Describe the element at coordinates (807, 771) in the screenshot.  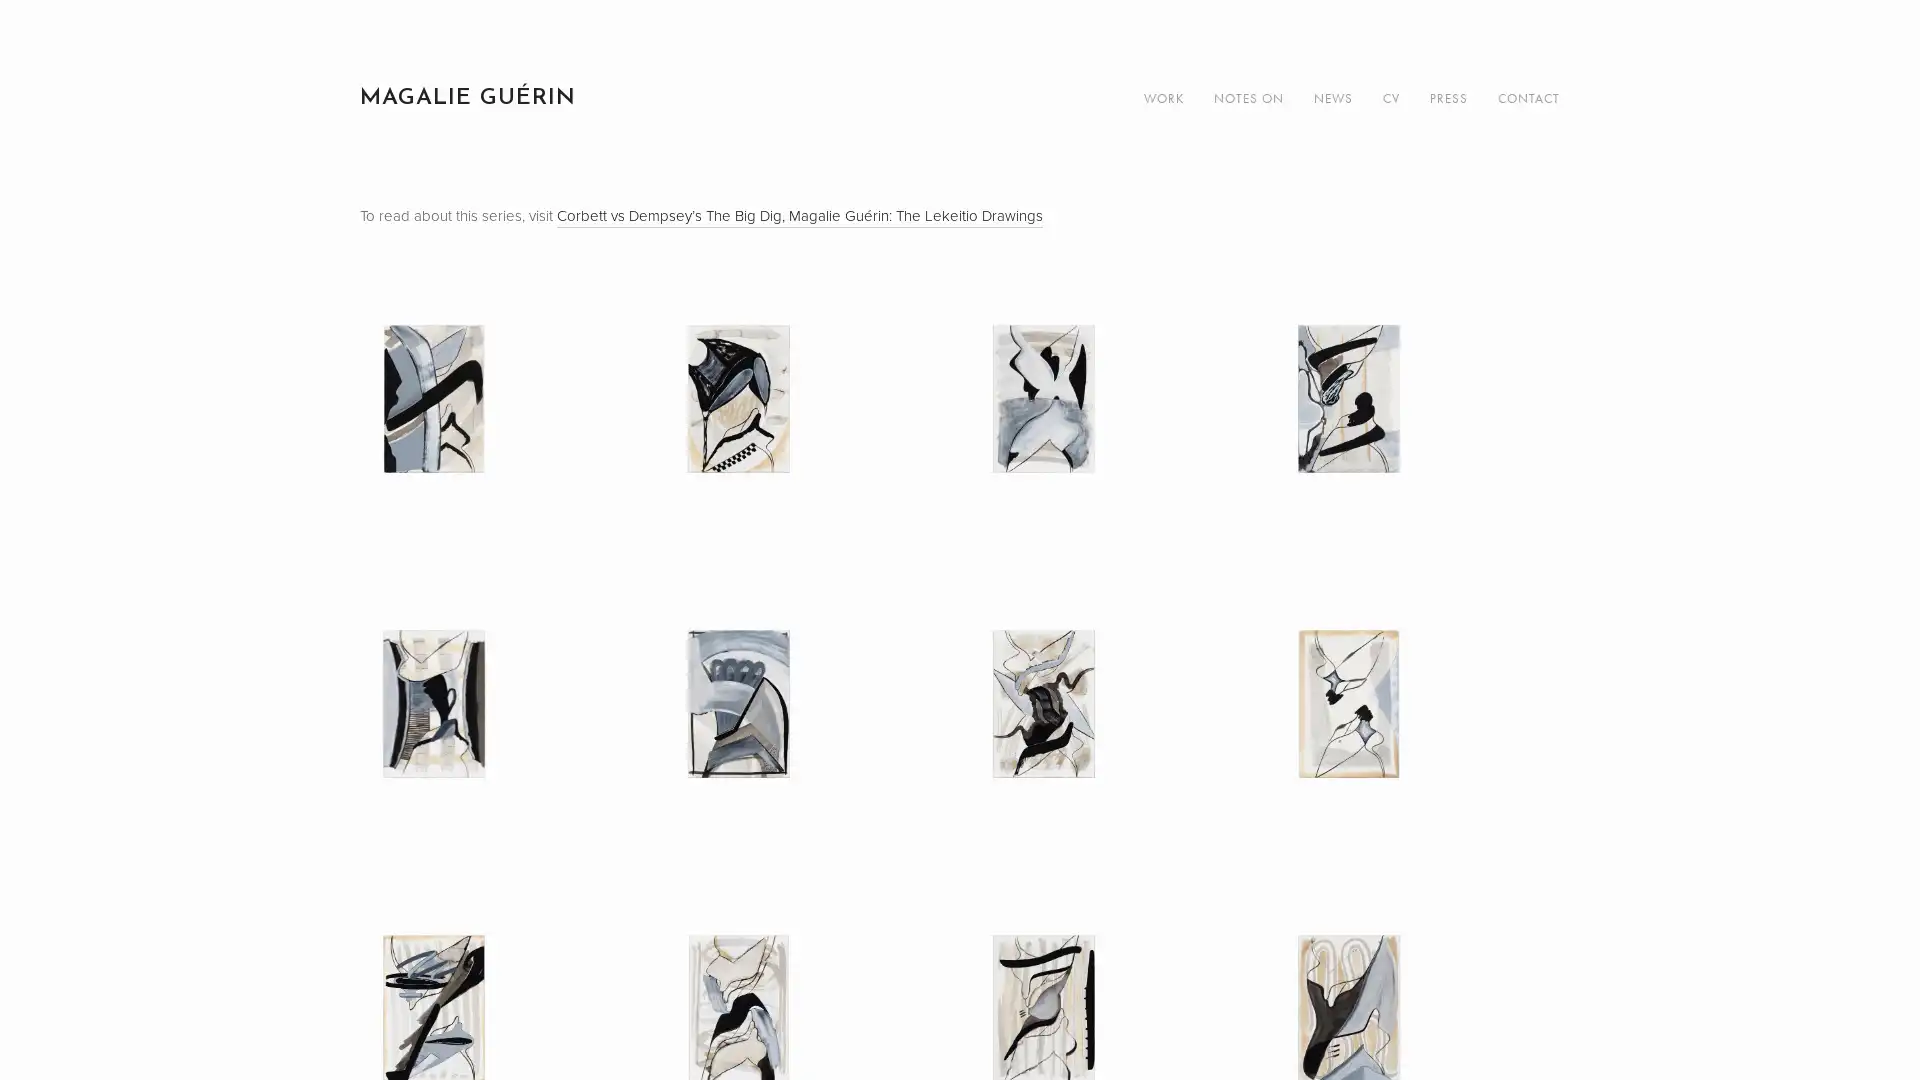
I see `View fullsize Untitled (LK 06), 2019` at that location.